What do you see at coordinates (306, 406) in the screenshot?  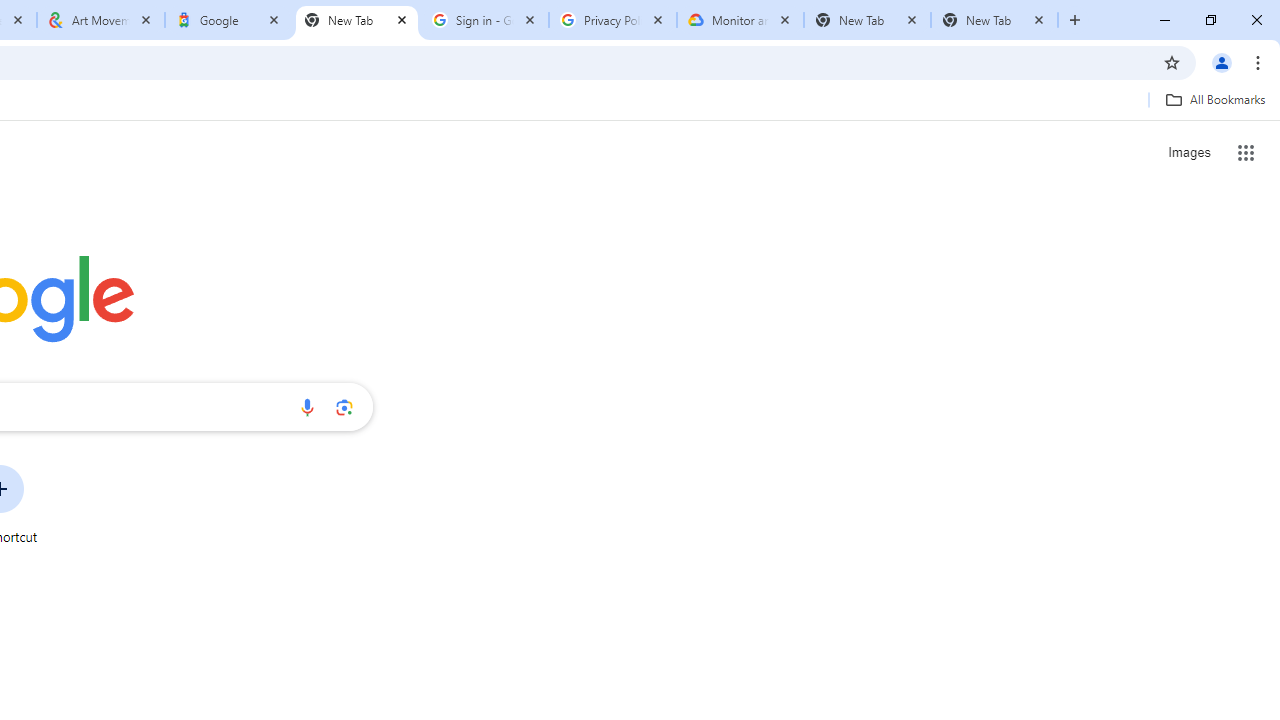 I see `'Search by voice'` at bounding box center [306, 406].